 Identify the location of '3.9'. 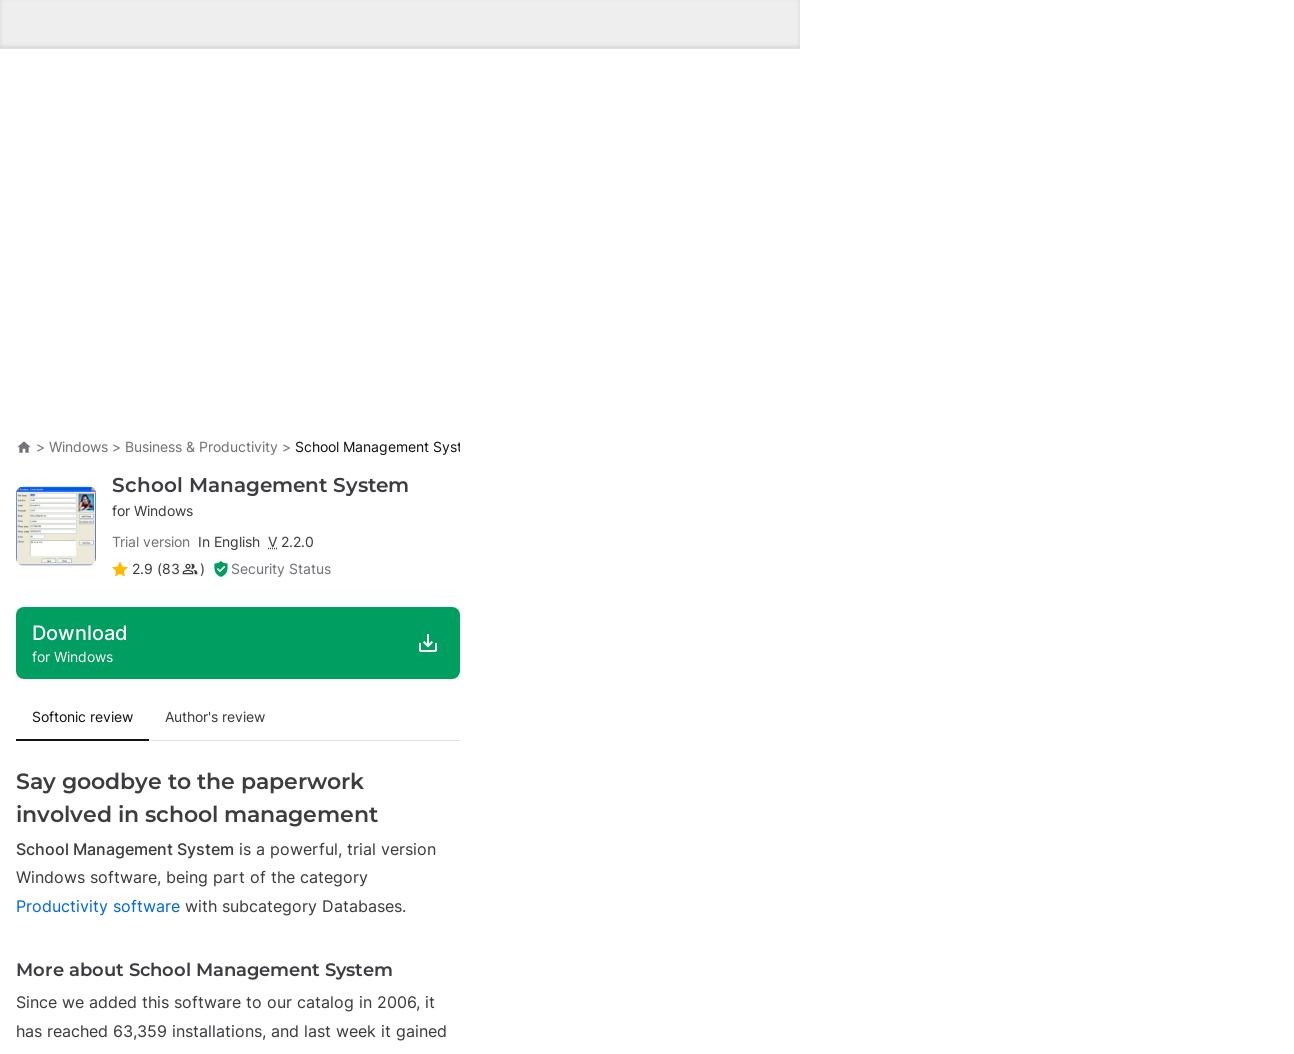
(137, 108).